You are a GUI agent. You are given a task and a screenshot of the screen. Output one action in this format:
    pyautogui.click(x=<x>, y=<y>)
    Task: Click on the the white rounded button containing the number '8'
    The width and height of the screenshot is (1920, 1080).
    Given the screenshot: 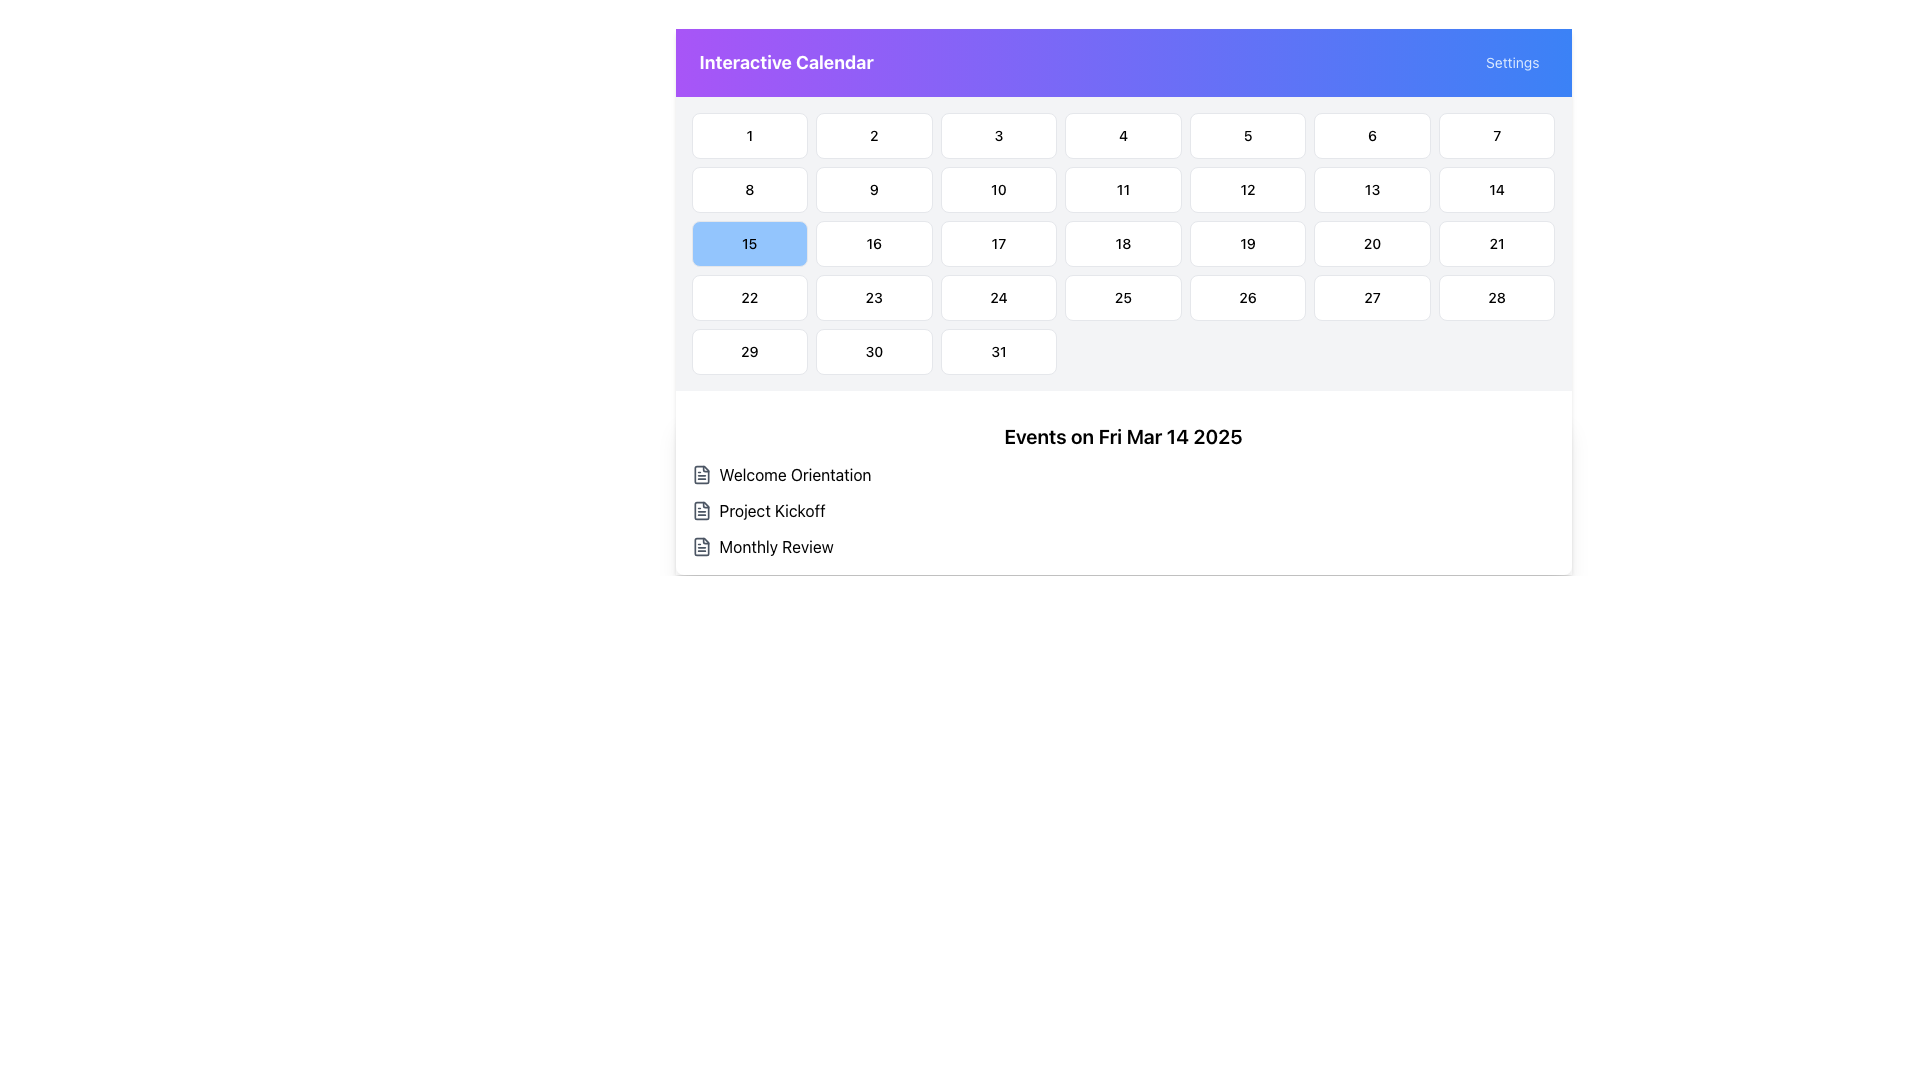 What is the action you would take?
    pyautogui.click(x=748, y=189)
    